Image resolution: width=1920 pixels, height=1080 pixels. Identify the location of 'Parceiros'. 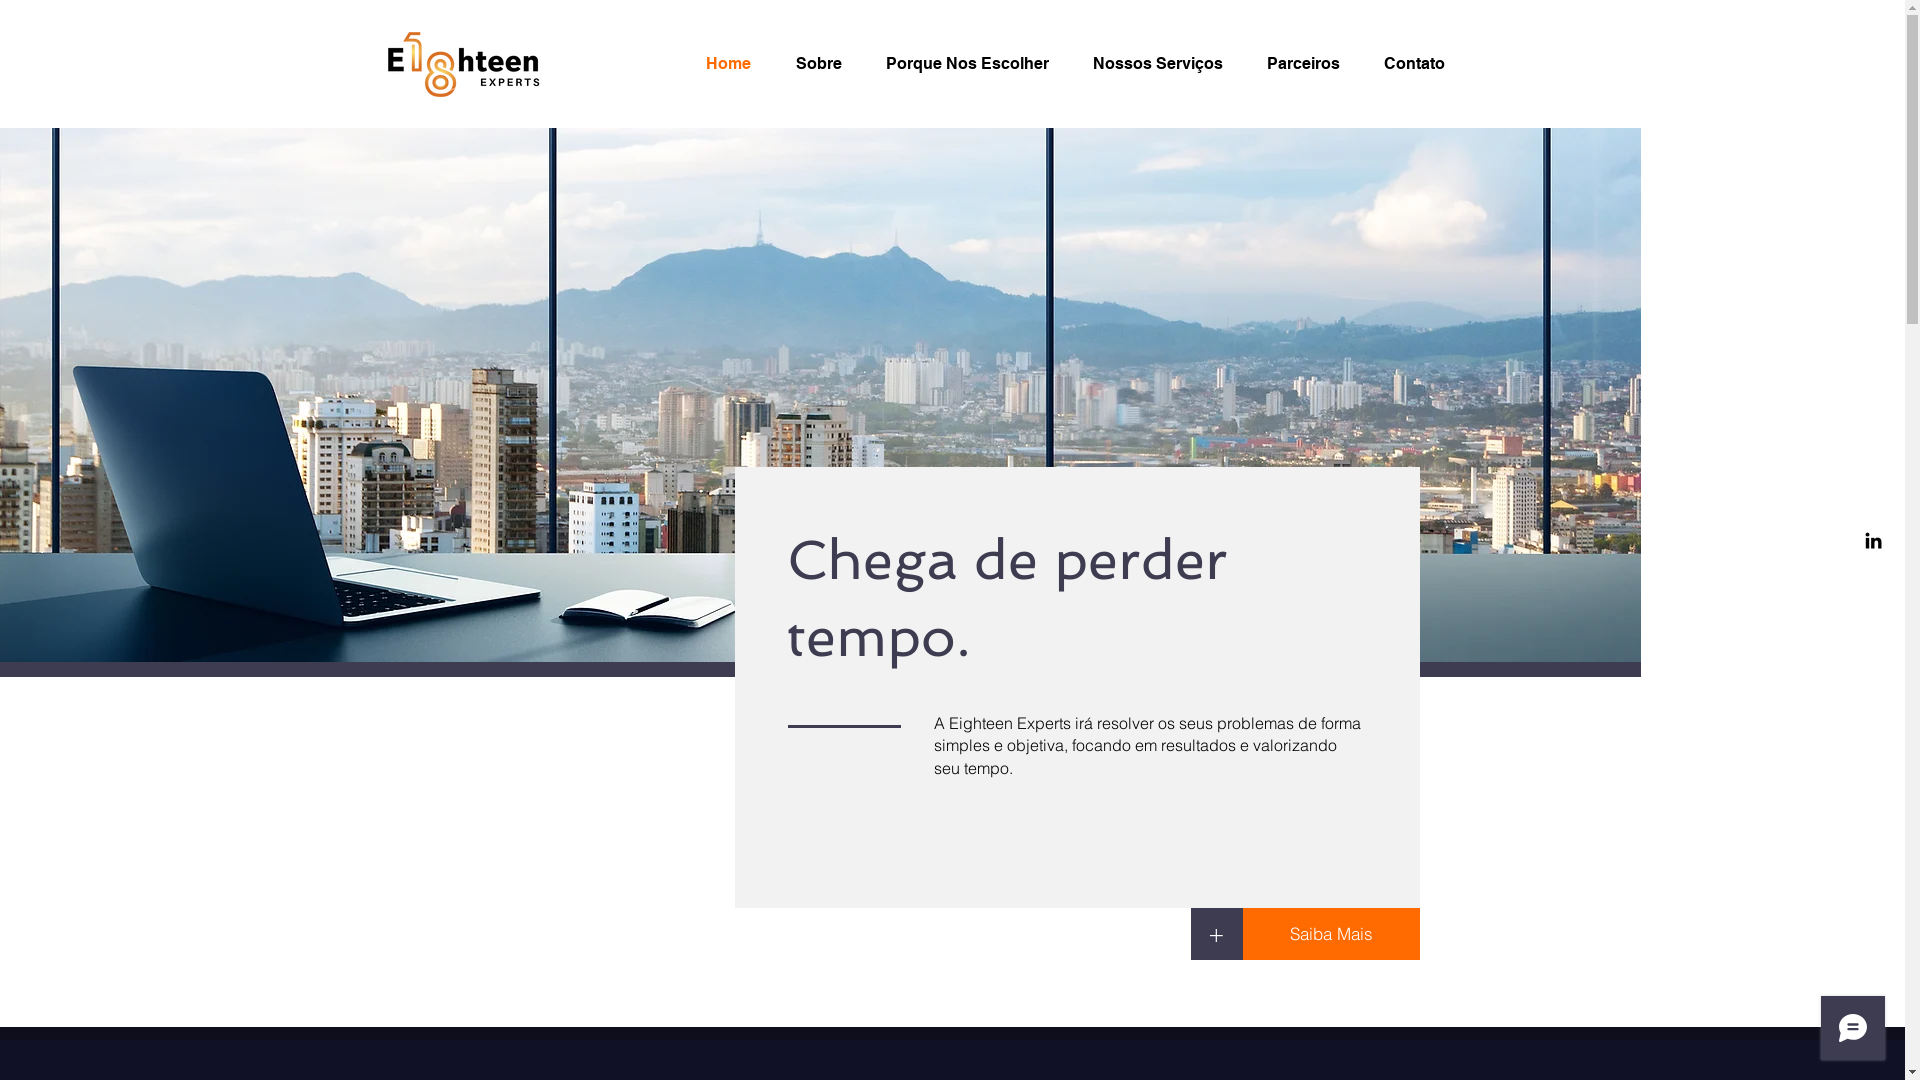
(1310, 63).